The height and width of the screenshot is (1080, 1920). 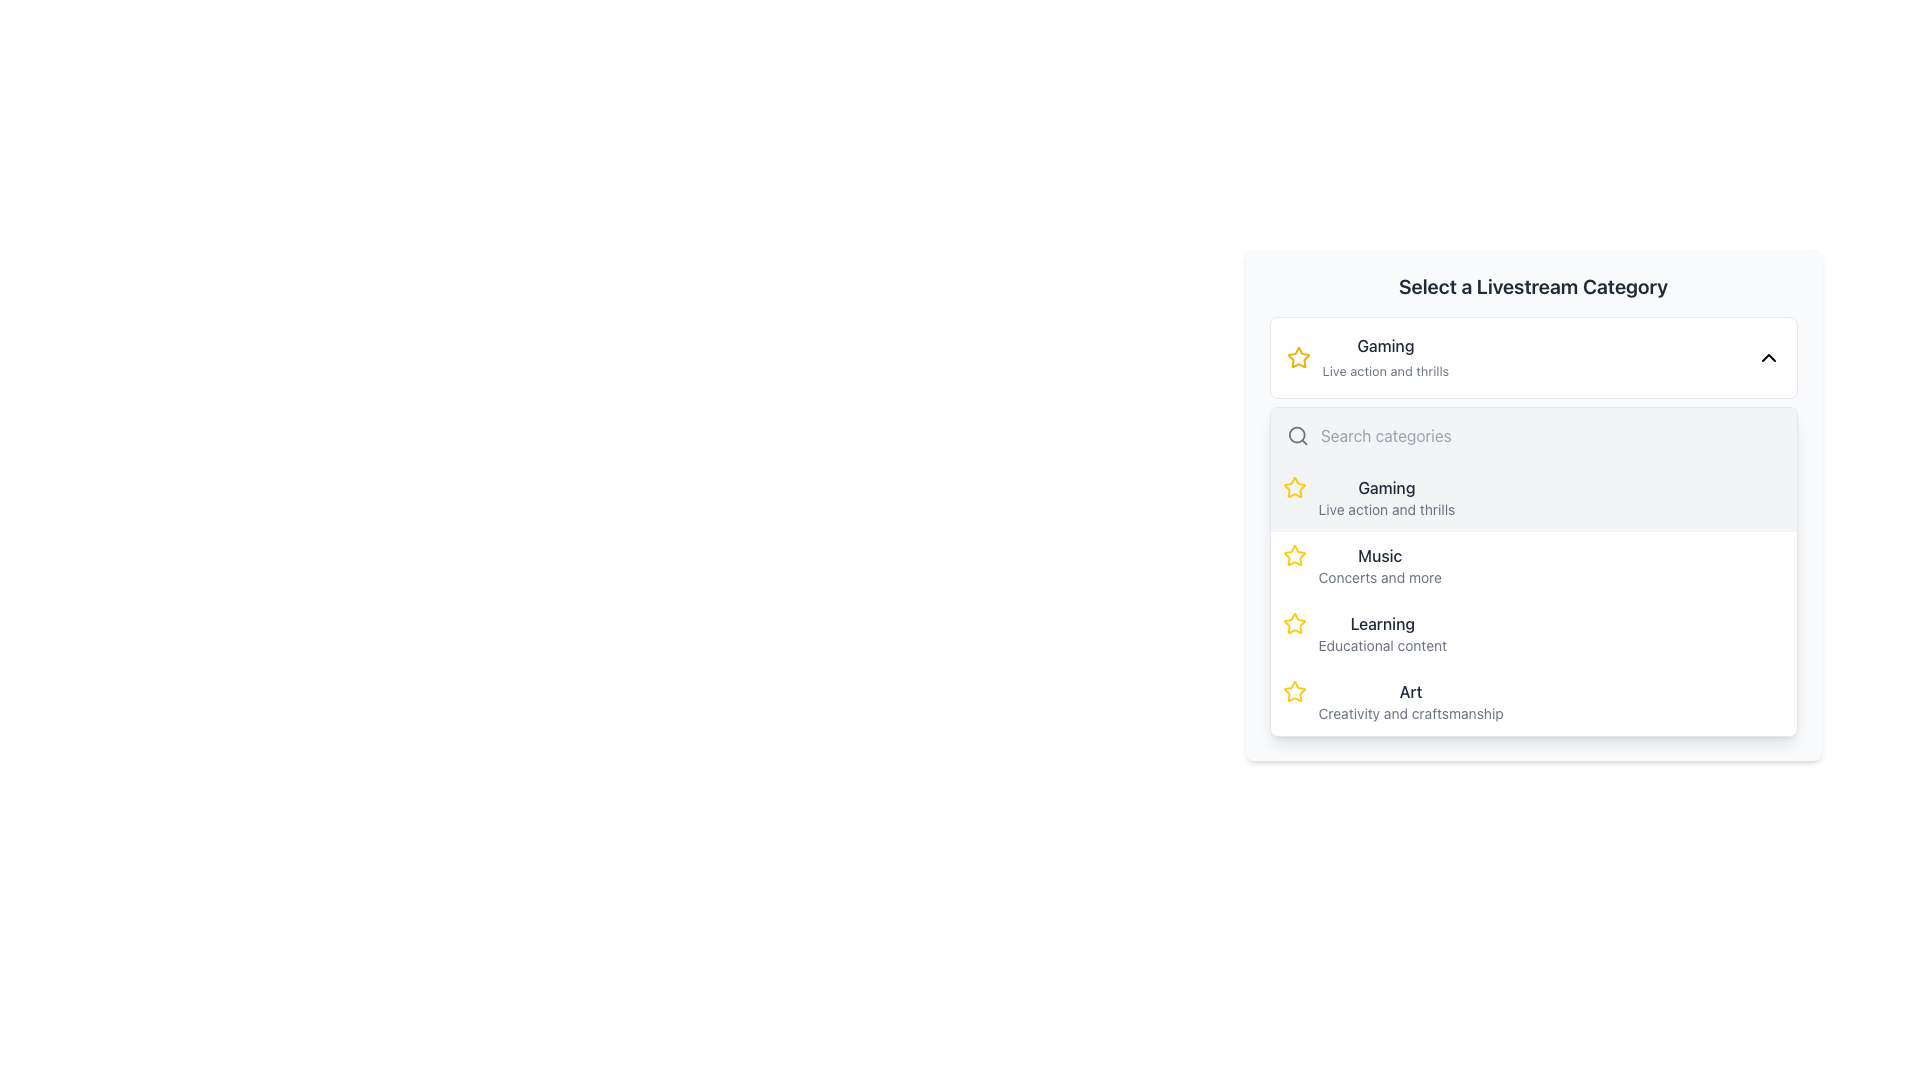 I want to click on the 'Gaming' category text in the dropdown list, so click(x=1384, y=357).